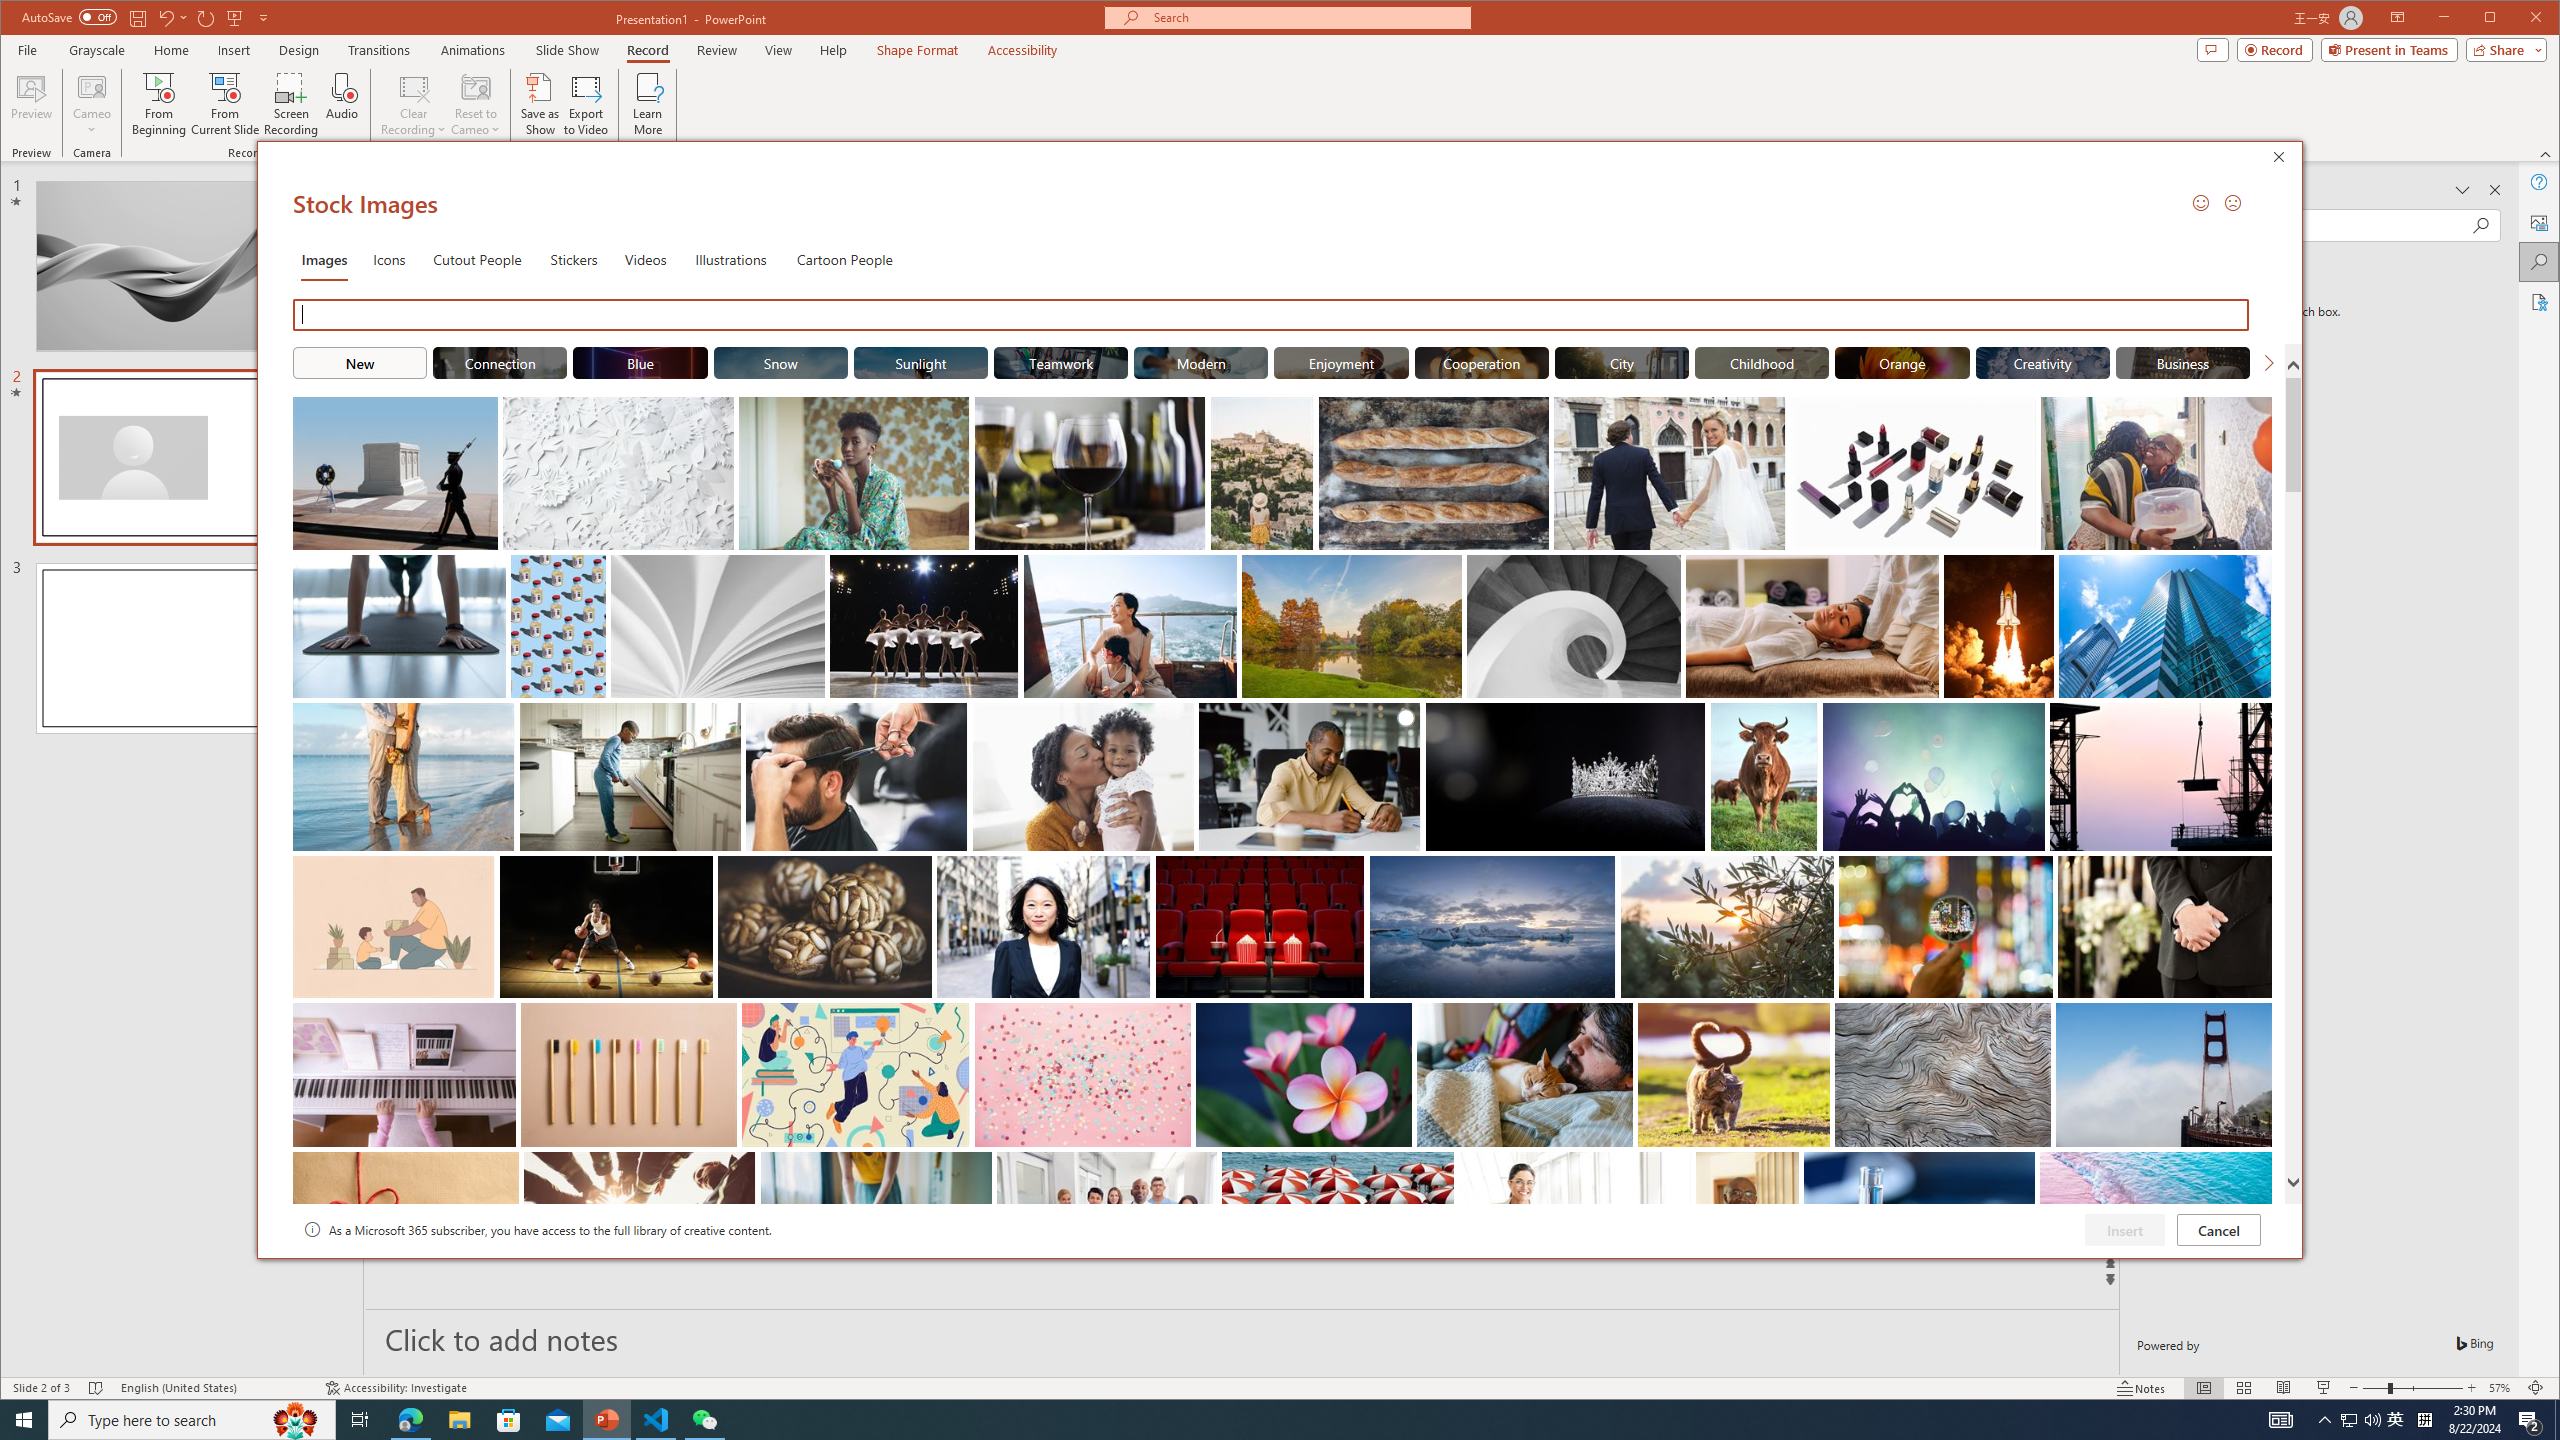 This screenshot has height=1440, width=2560. What do you see at coordinates (159, 103) in the screenshot?
I see `'From Beginning...'` at bounding box center [159, 103].